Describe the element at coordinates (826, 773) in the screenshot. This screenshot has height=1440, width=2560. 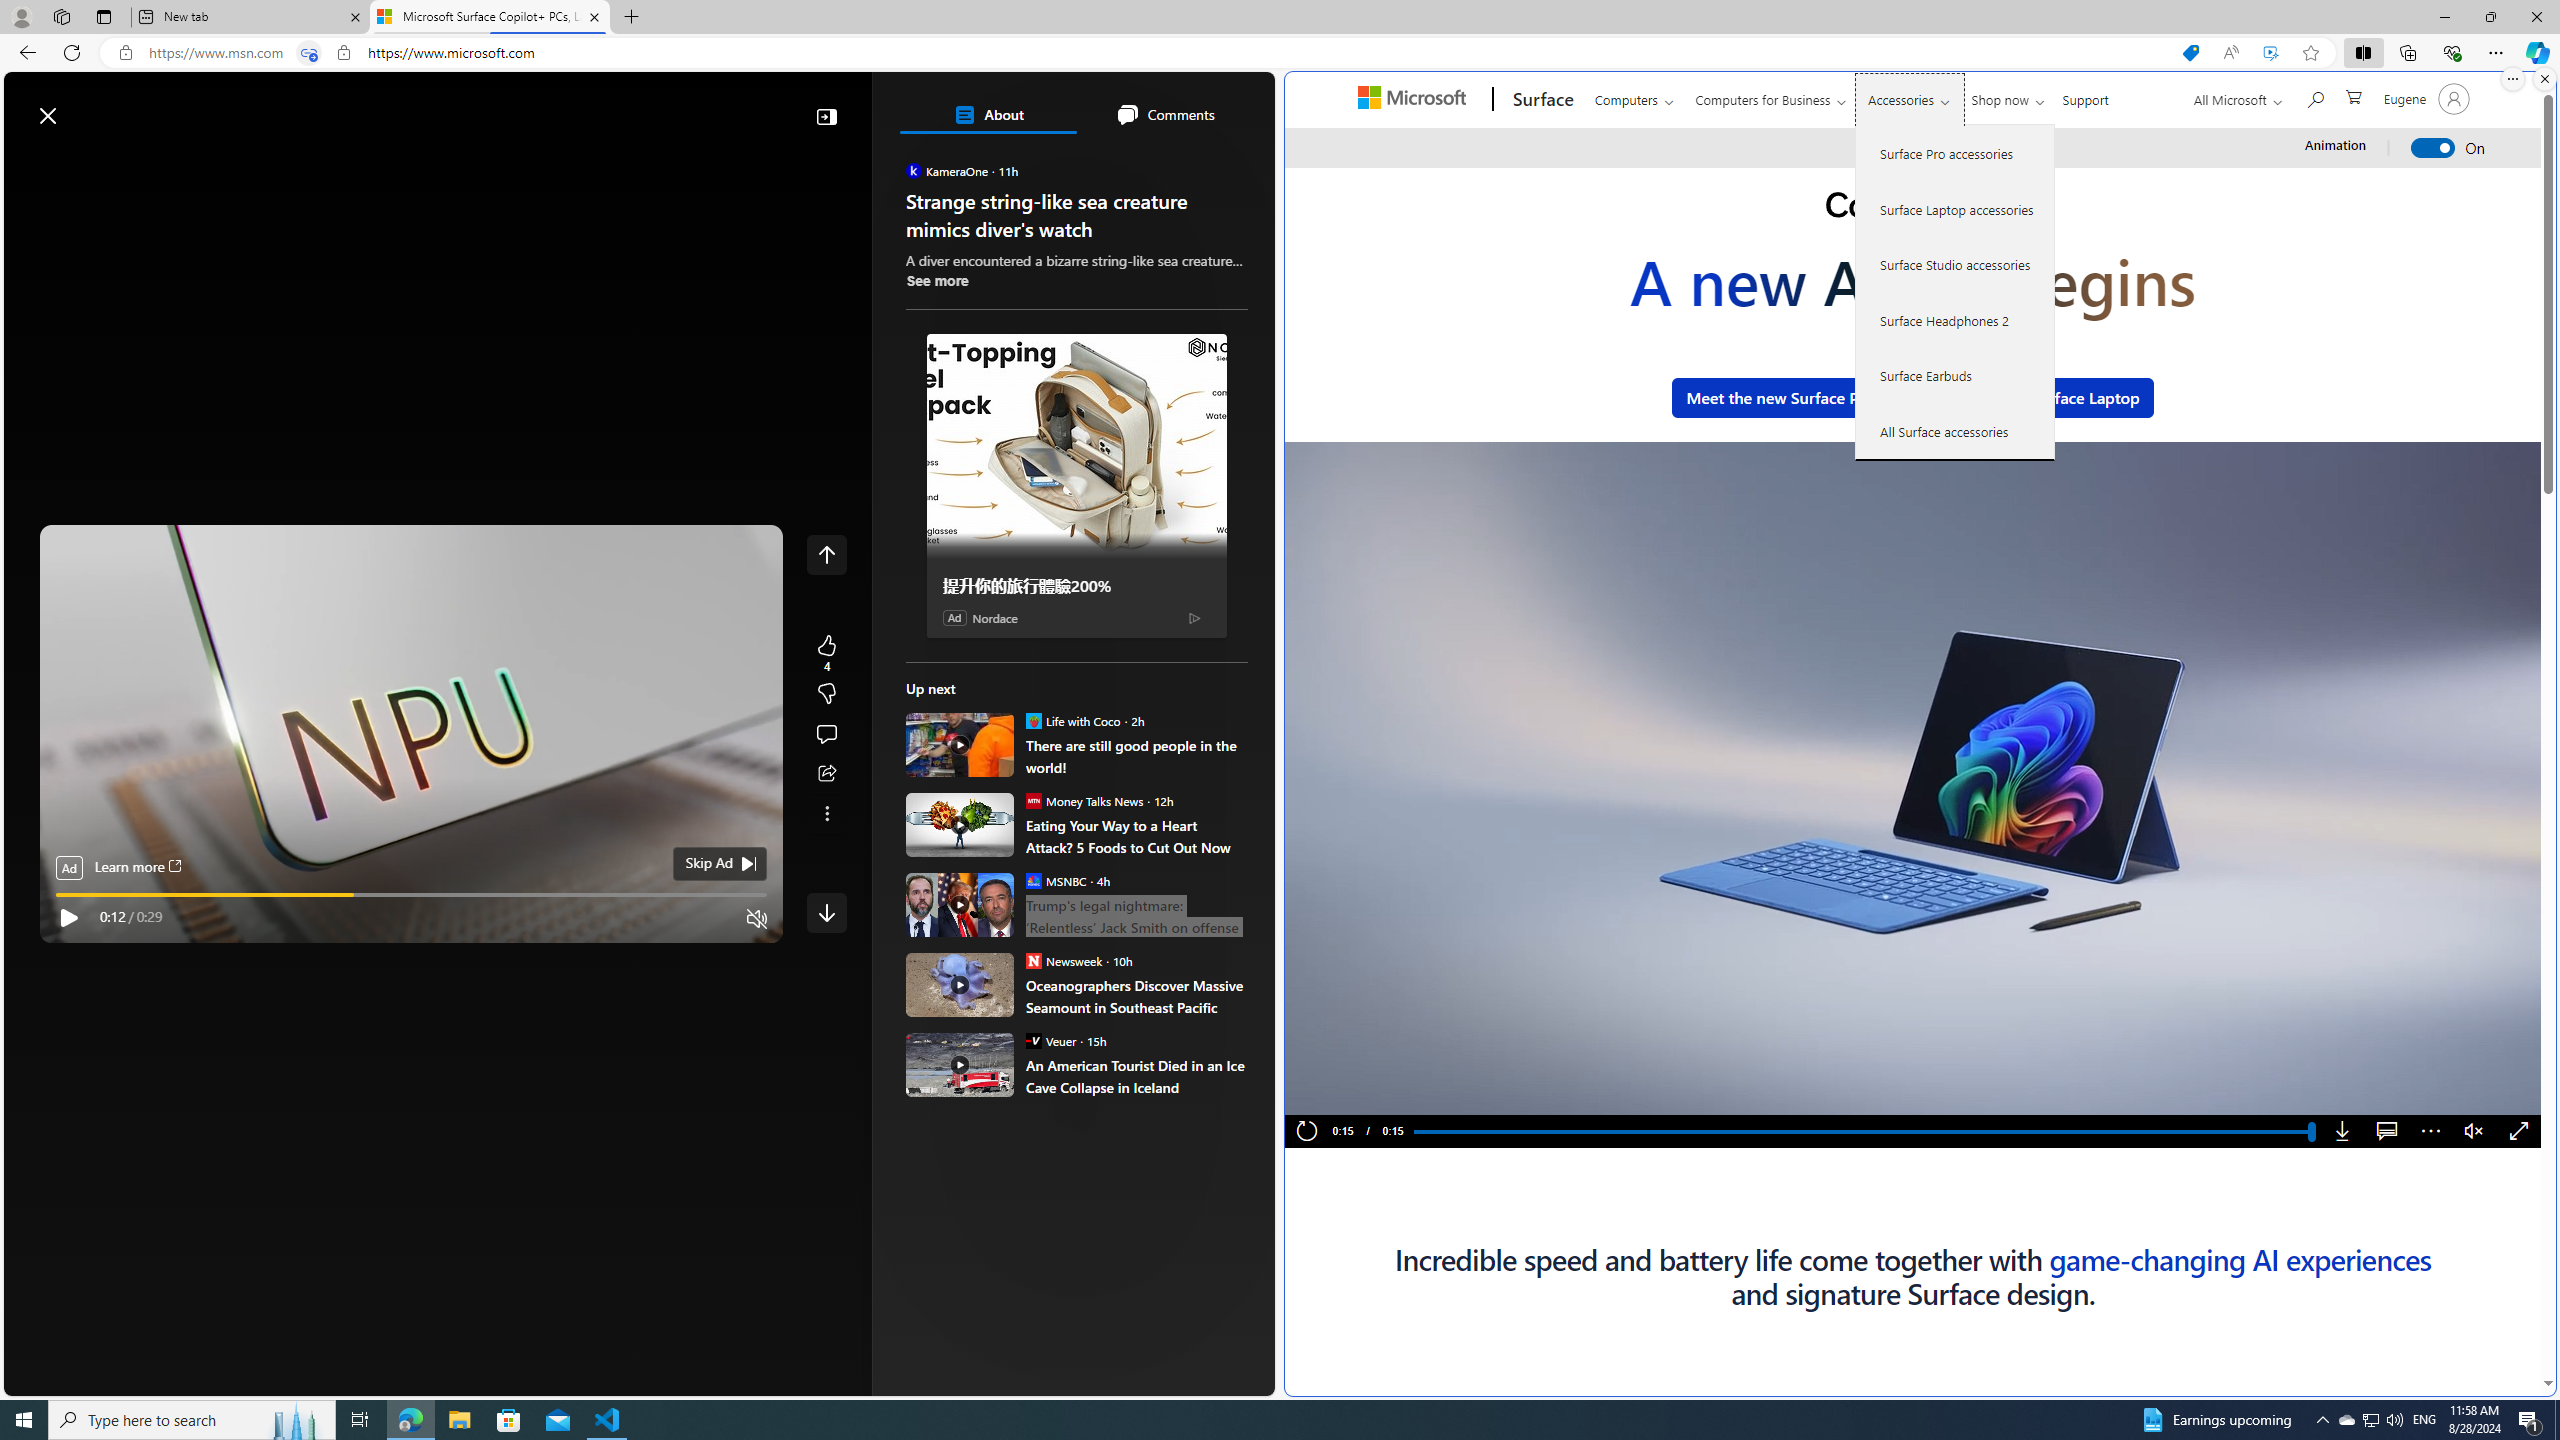
I see `'Share this story'` at that location.